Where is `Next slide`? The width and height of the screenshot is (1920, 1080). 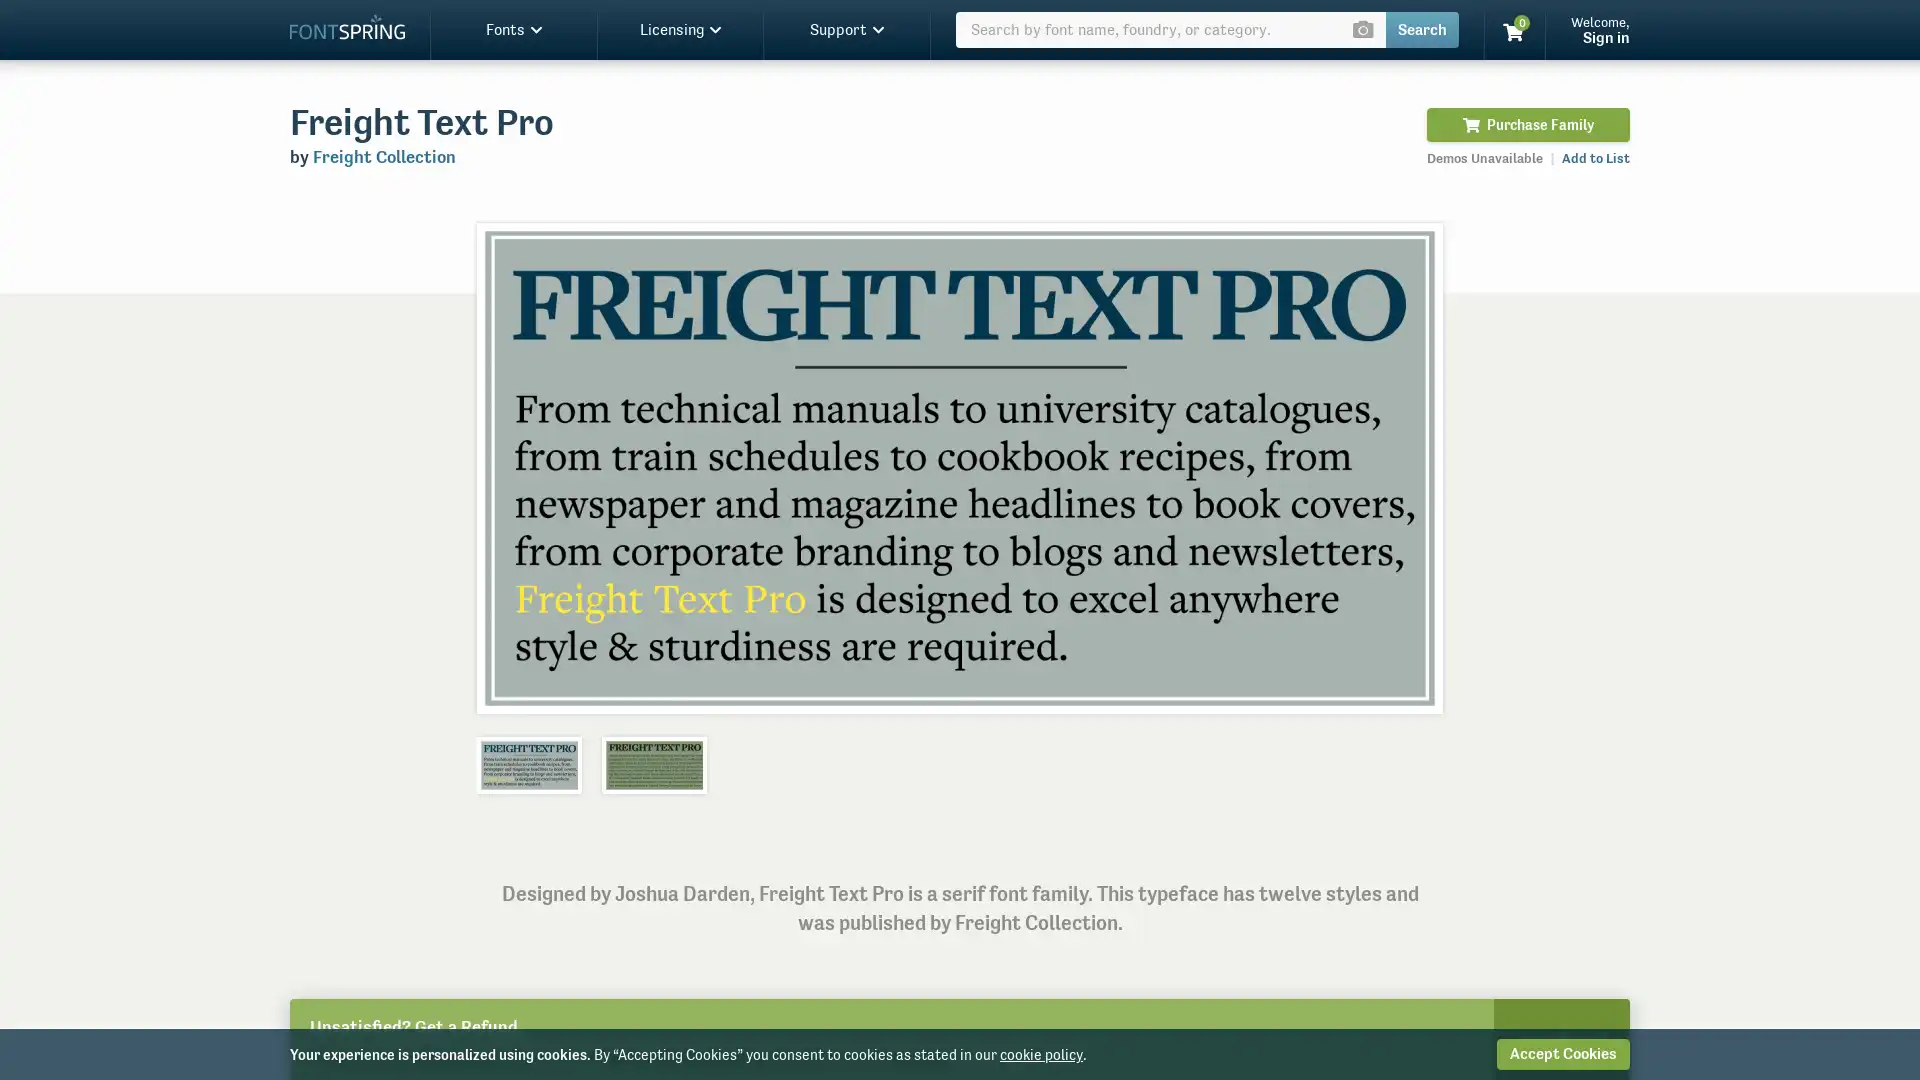 Next slide is located at coordinates (1404, 467).